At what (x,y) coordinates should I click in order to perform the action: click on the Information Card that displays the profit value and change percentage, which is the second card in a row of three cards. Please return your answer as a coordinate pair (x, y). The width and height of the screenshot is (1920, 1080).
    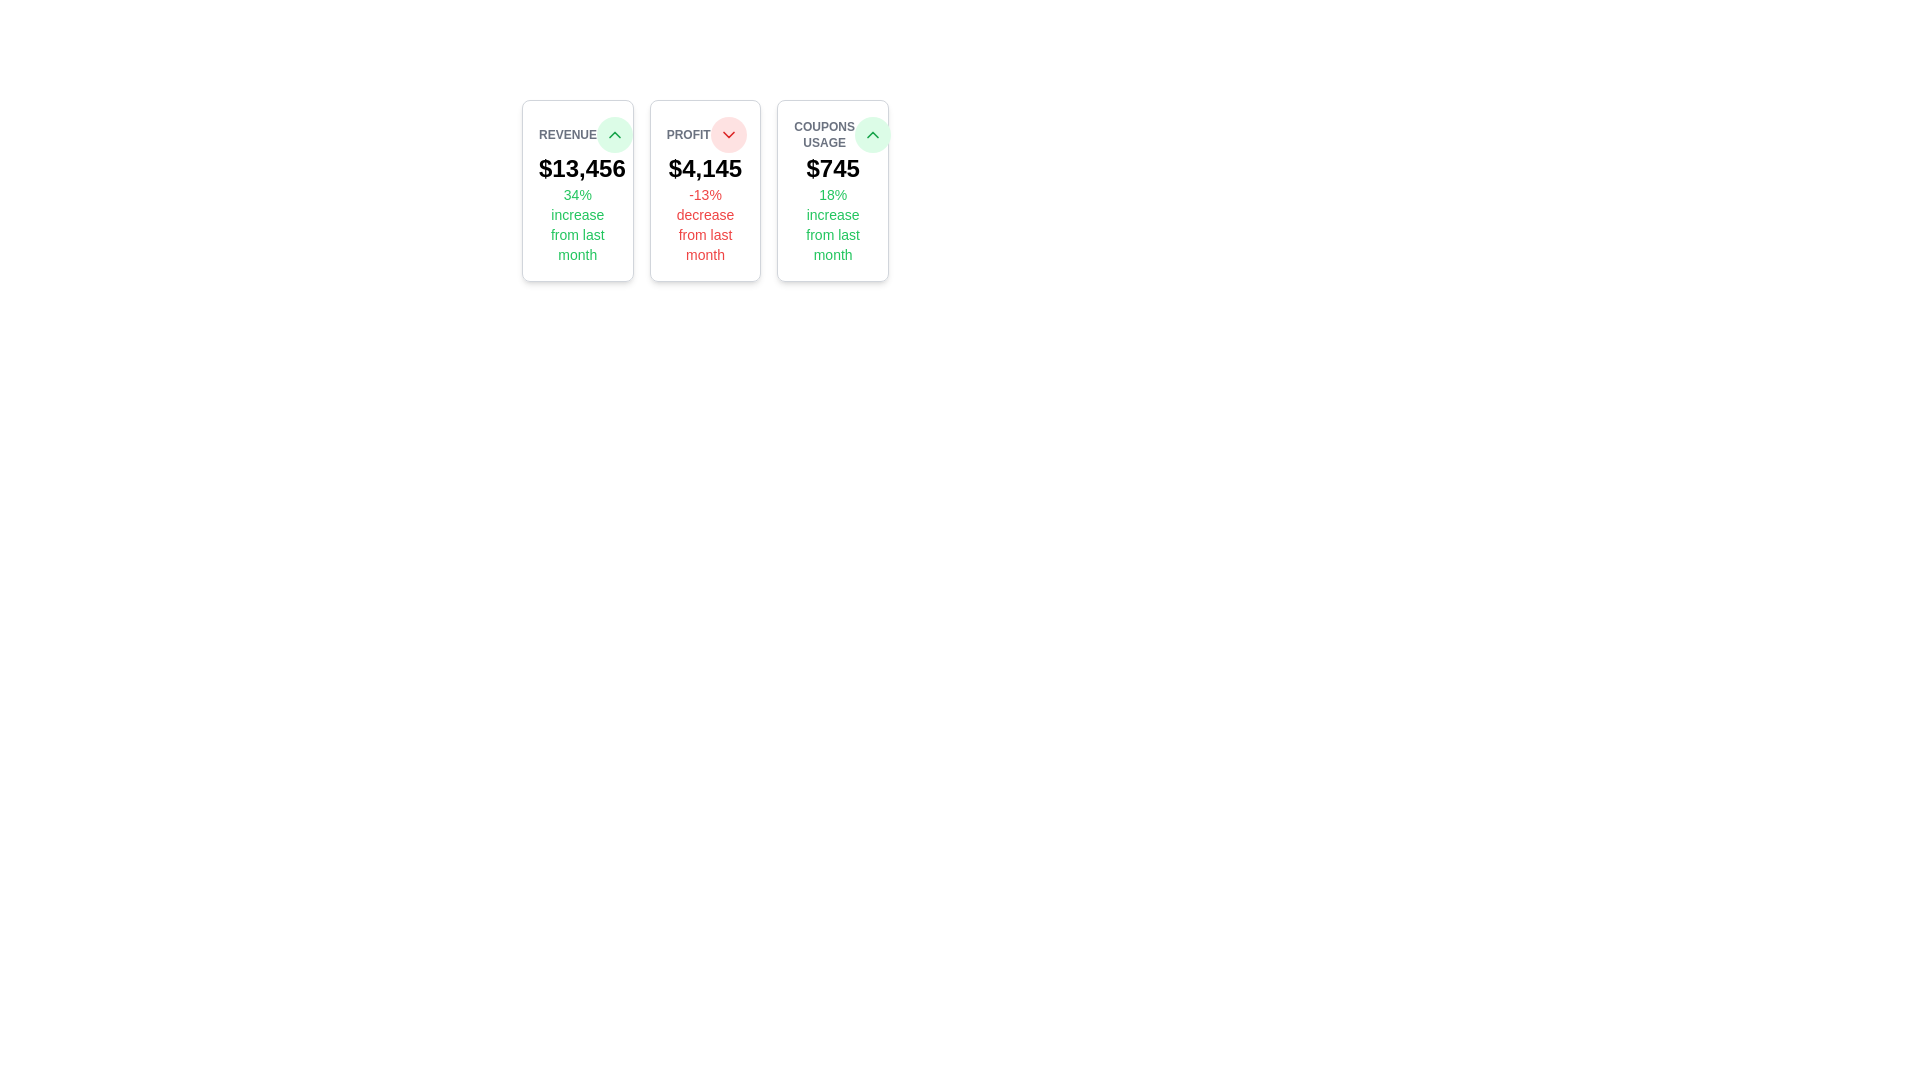
    Looking at the image, I should click on (705, 191).